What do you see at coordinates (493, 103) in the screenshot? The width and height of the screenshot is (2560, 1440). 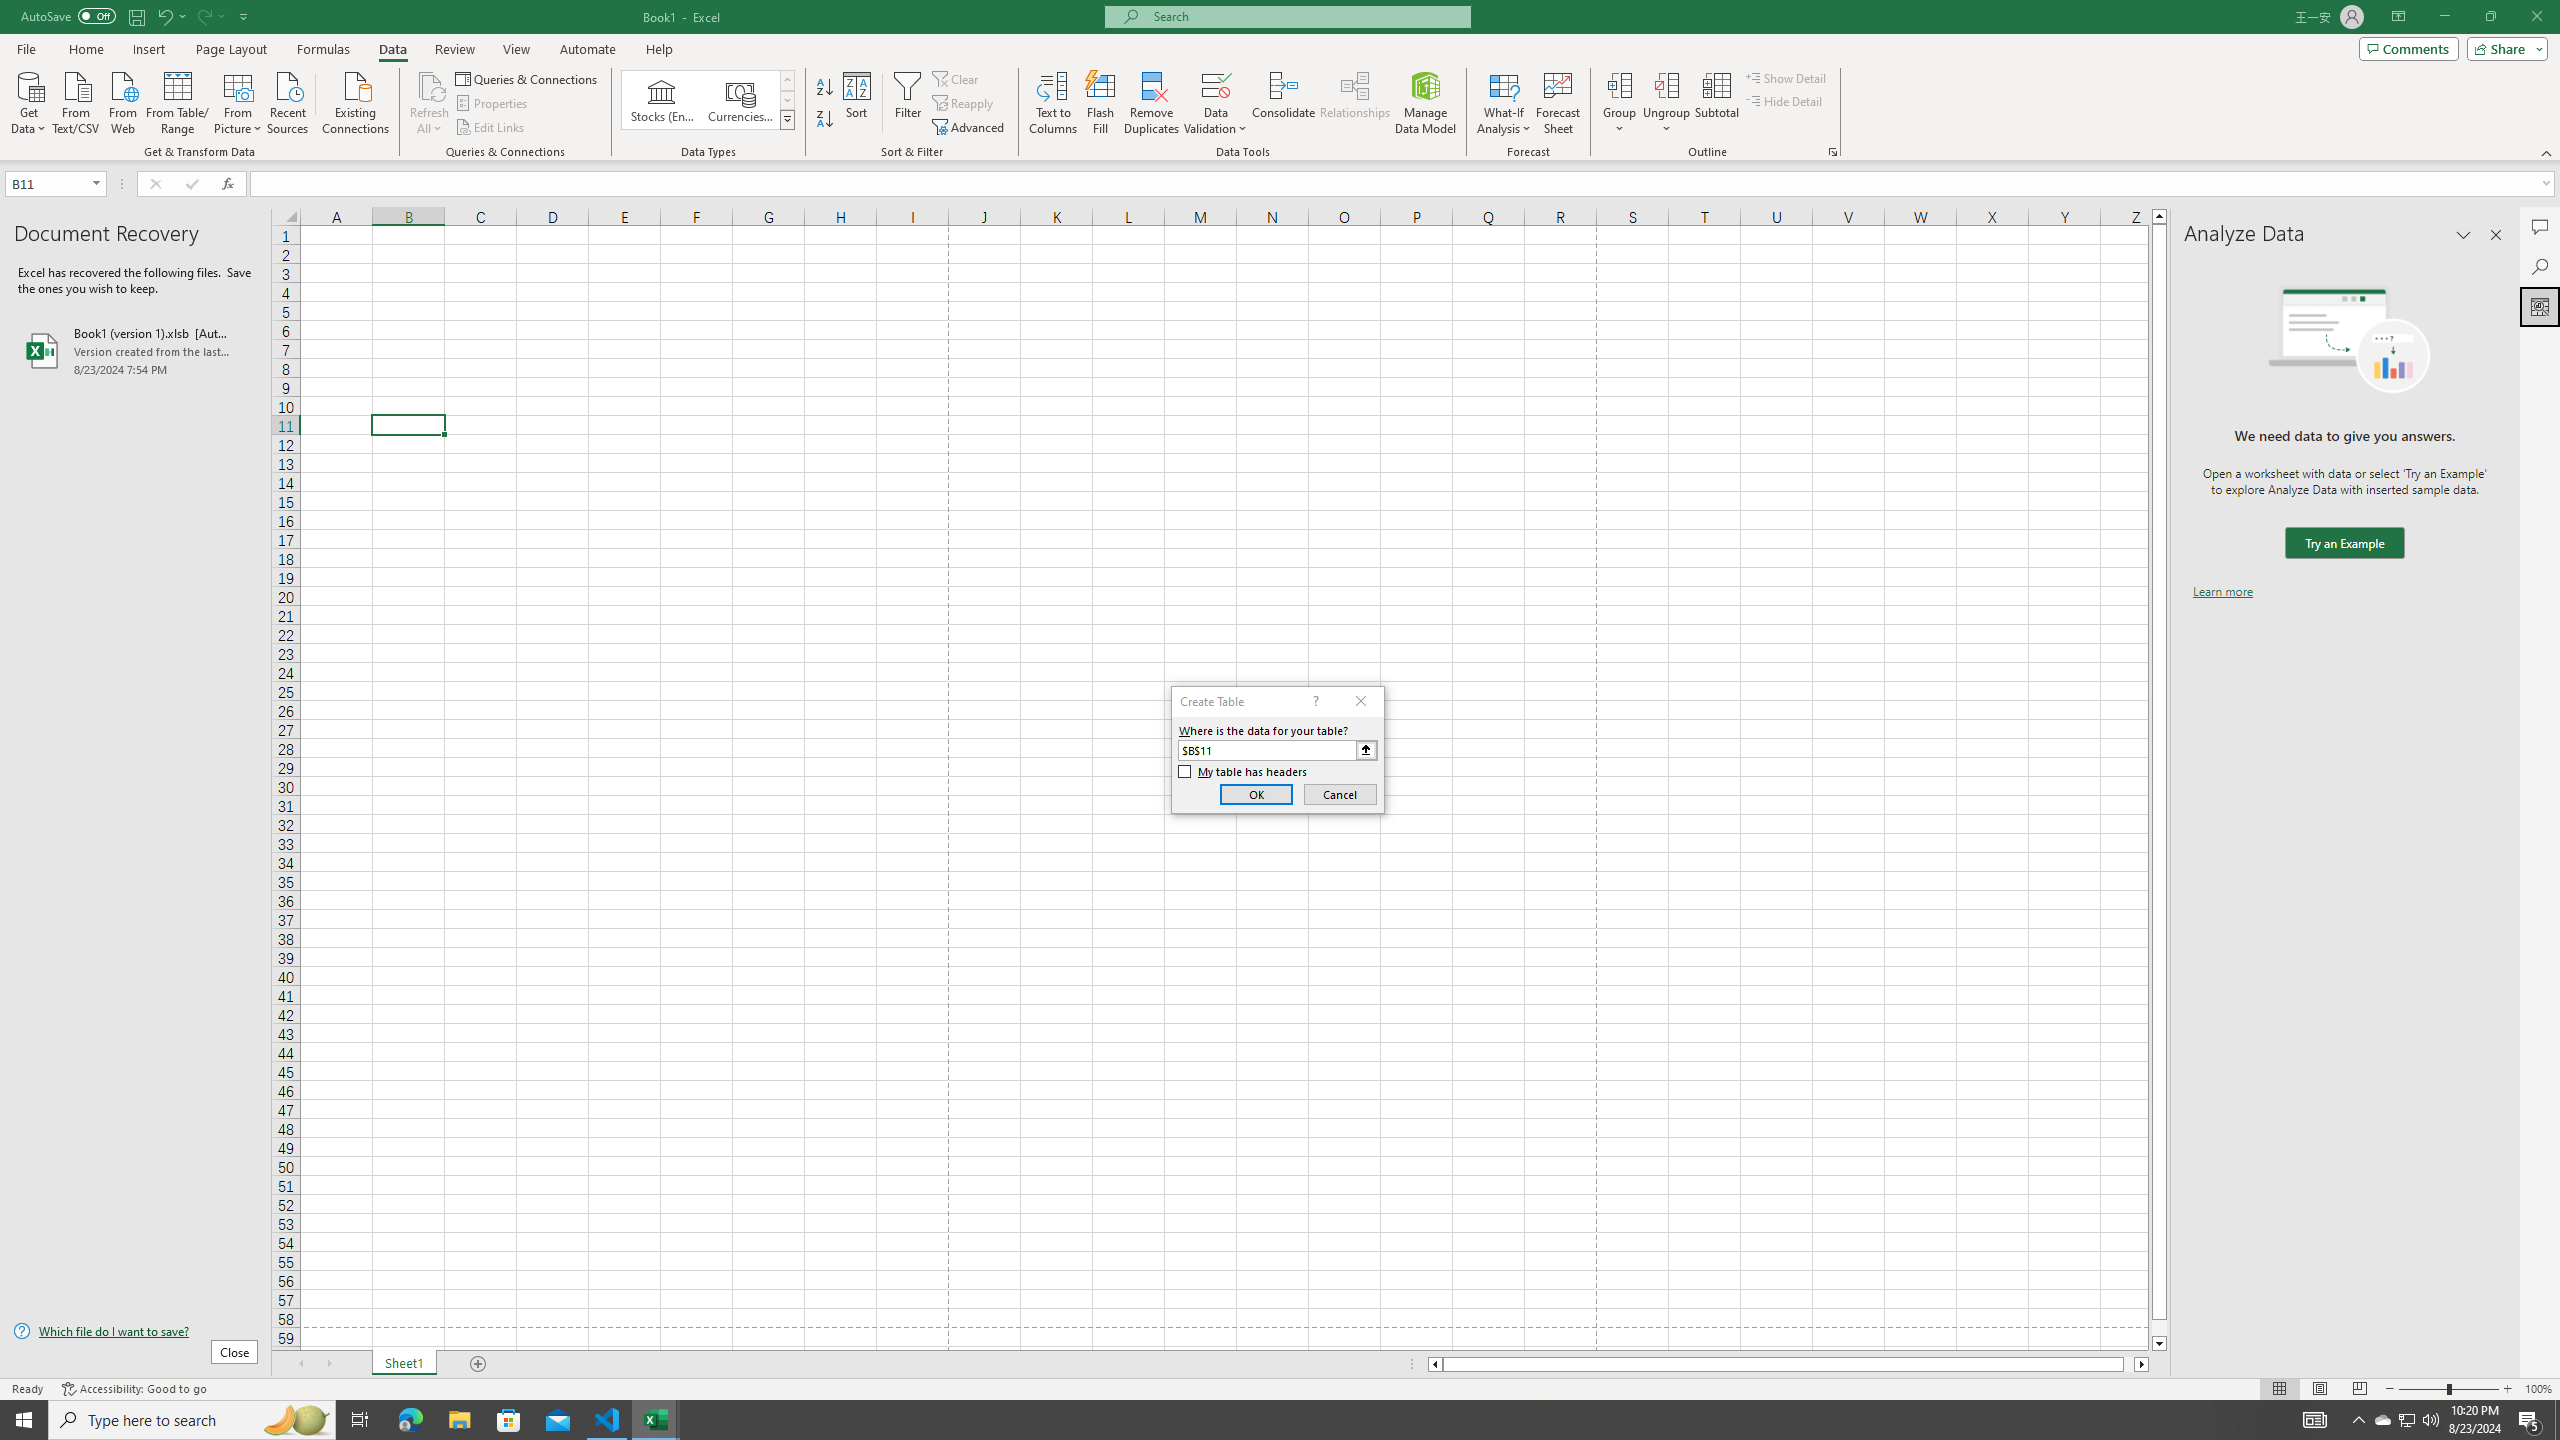 I see `'Properties'` at bounding box center [493, 103].